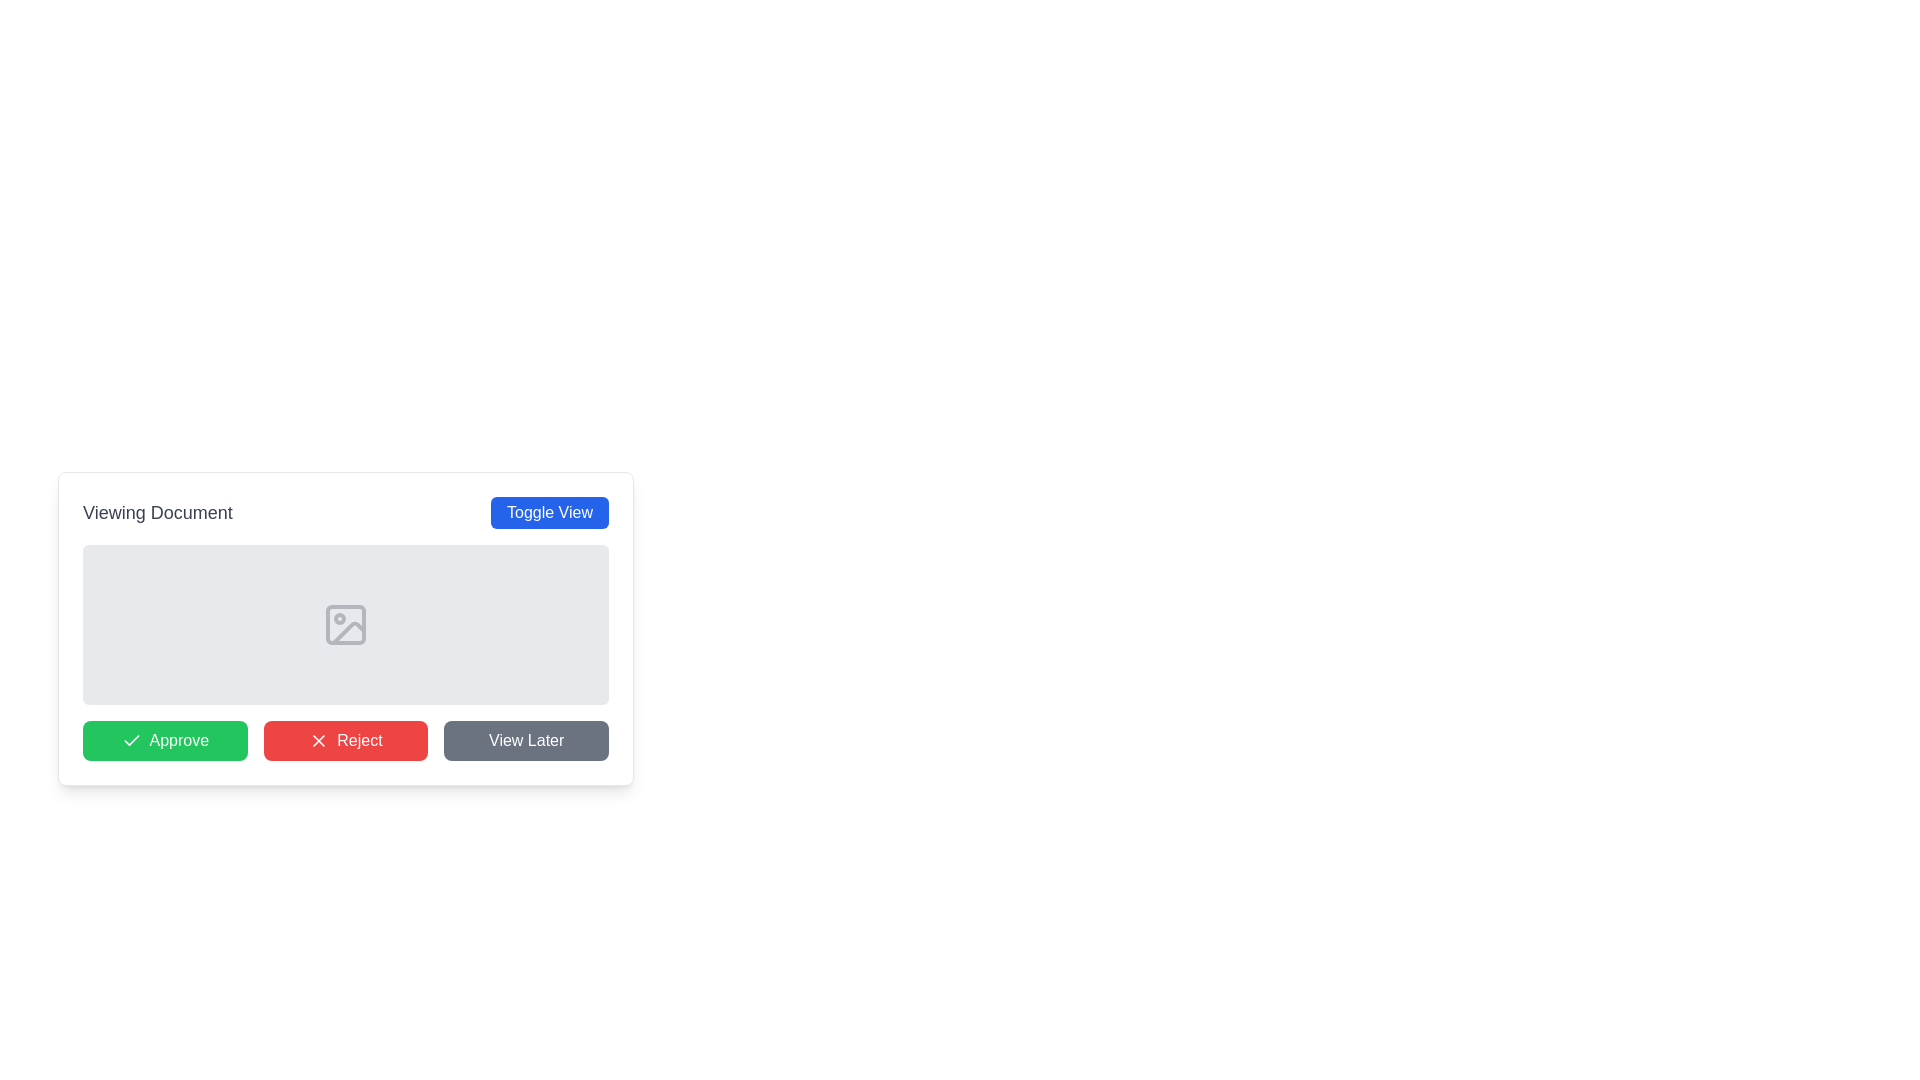 This screenshot has width=1920, height=1080. Describe the element at coordinates (130, 740) in the screenshot. I see `the decorative affirmative action icon within the green 'Approve' button located at the bottom-left corner of the interface` at that location.